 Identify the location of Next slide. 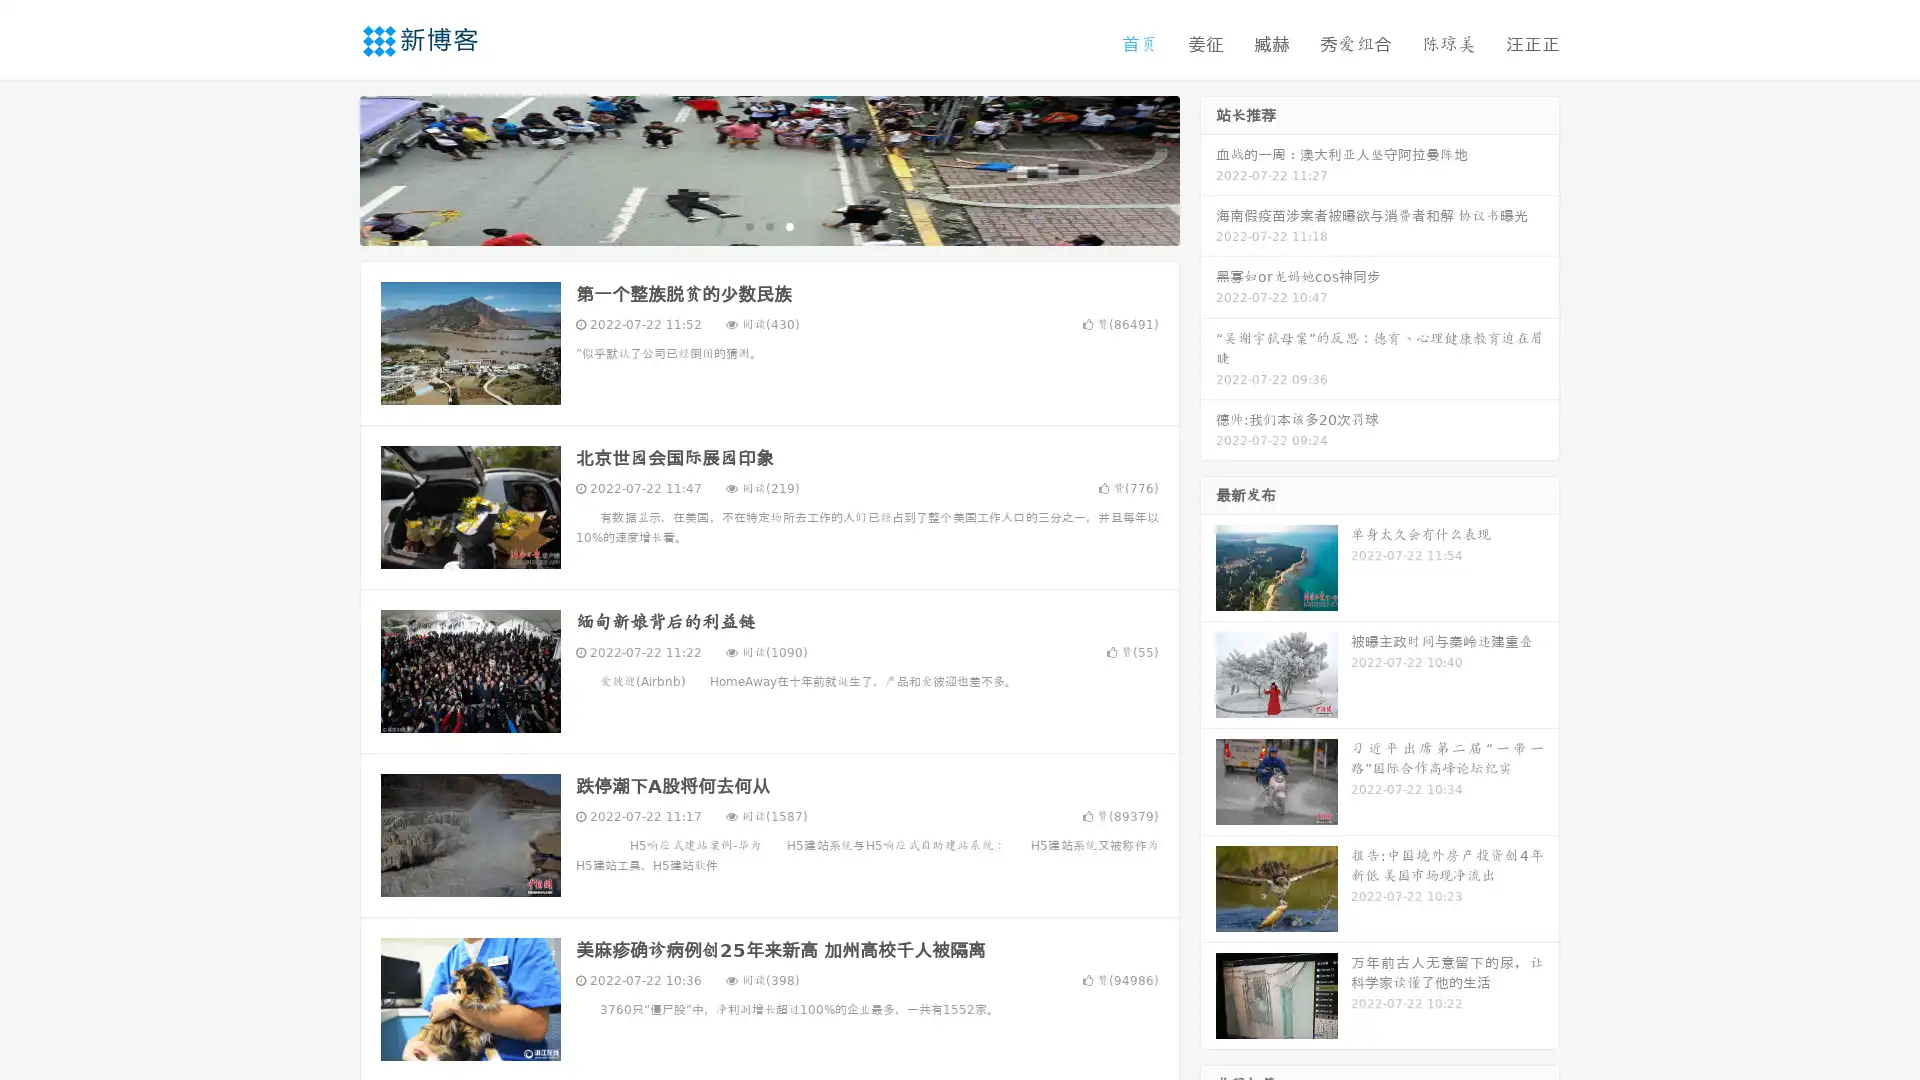
(1208, 168).